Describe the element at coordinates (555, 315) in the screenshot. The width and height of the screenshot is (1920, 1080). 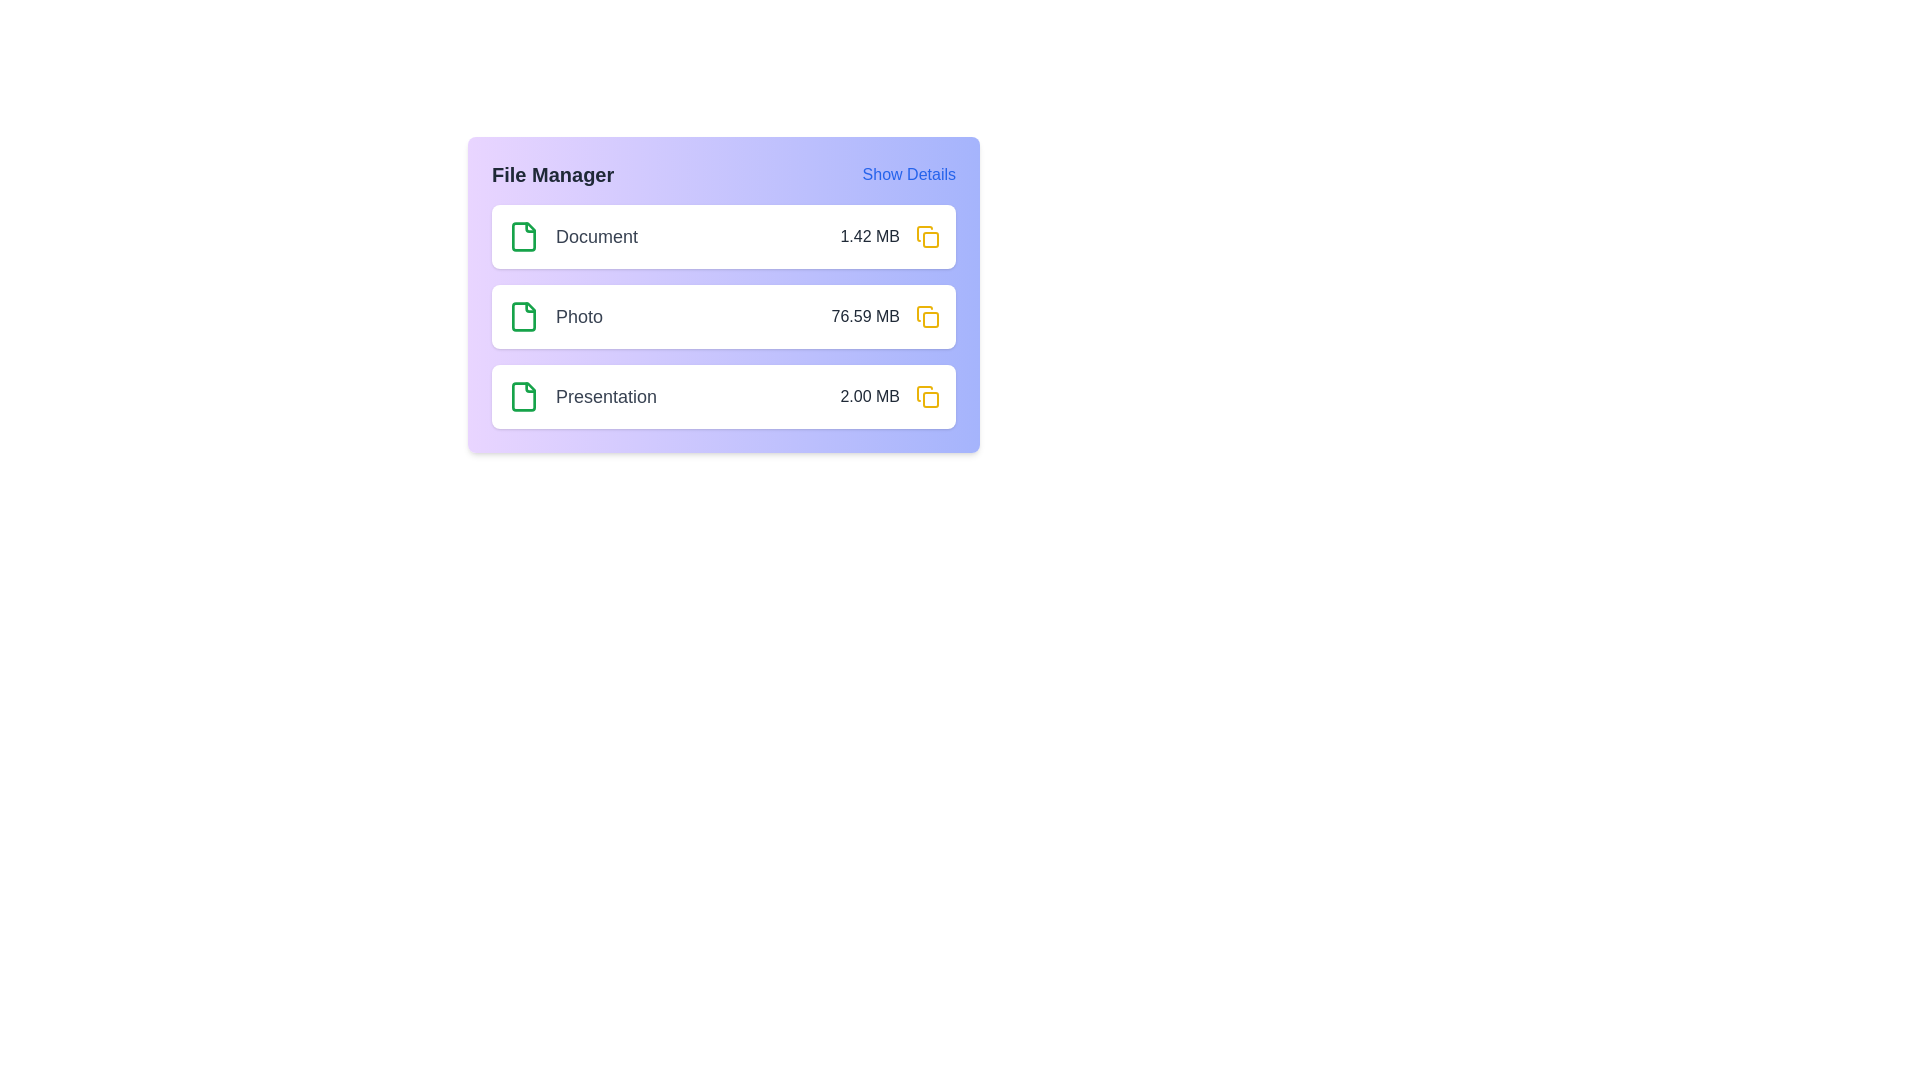
I see `the 'Photo' label which displays the word 'Photo' in a standard sans-serif font, located in the middle of the card listing adjacent to a document icon with a green accent` at that location.